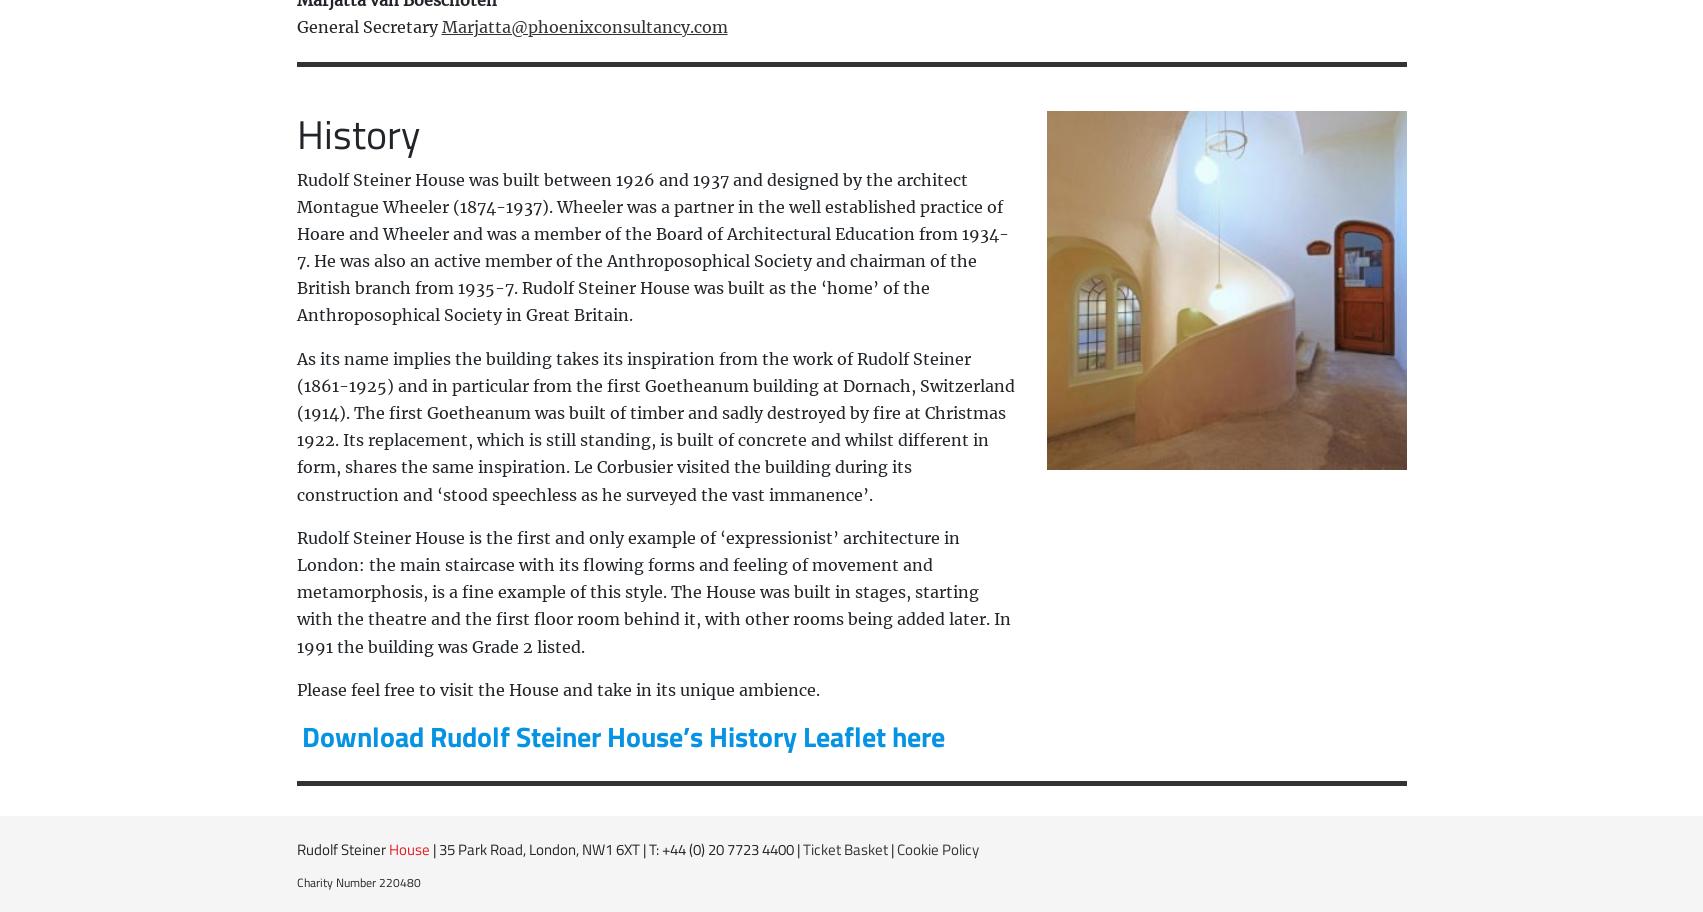 The image size is (1703, 912). Describe the element at coordinates (408, 849) in the screenshot. I see `'House'` at that location.